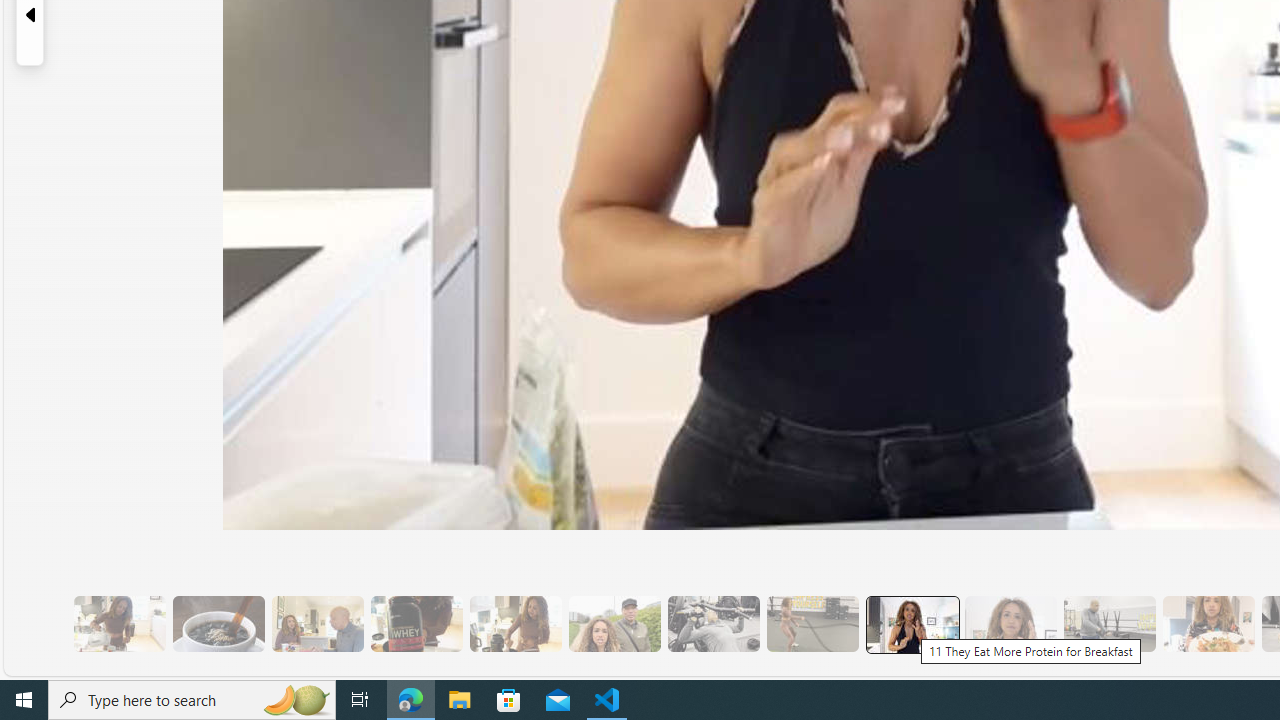 The height and width of the screenshot is (720, 1280). What do you see at coordinates (515, 623) in the screenshot?
I see `'7 They Don'` at bounding box center [515, 623].